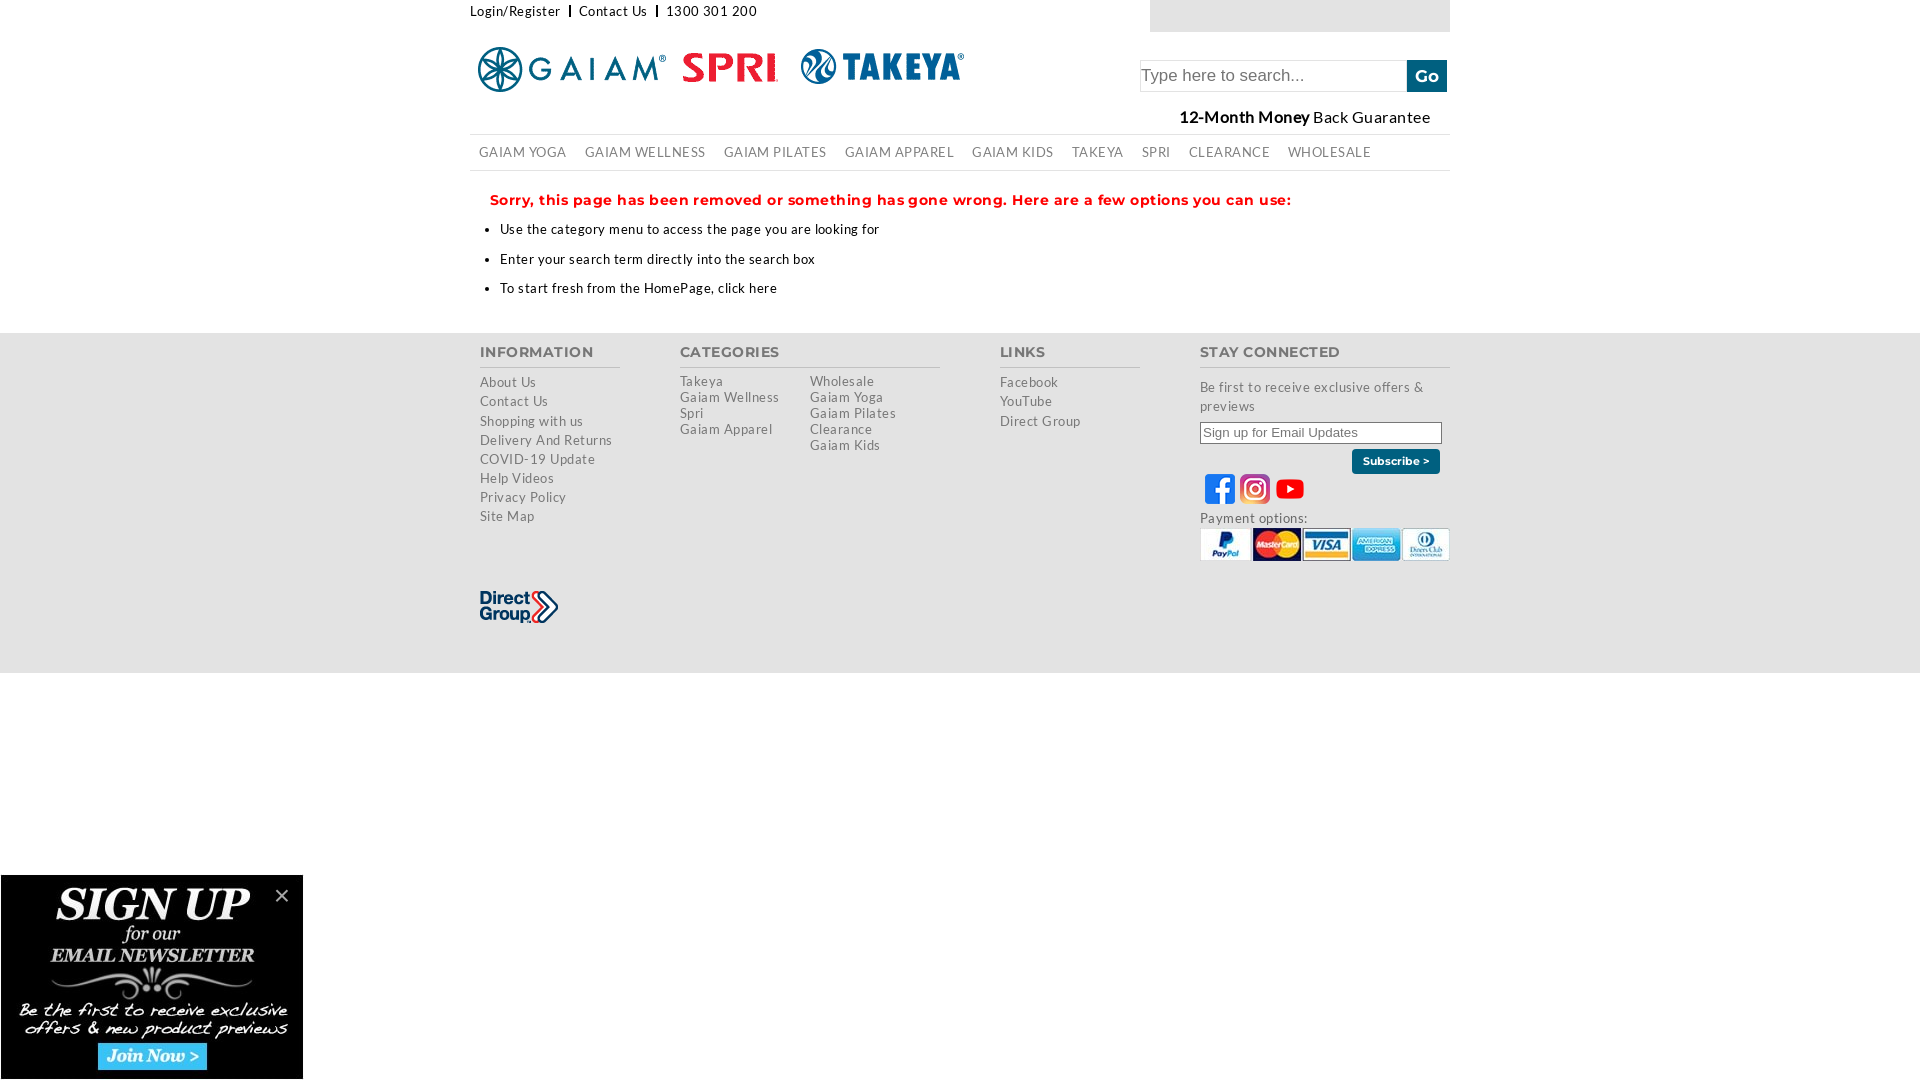  I want to click on 'Gaiam Yoga', so click(810, 397).